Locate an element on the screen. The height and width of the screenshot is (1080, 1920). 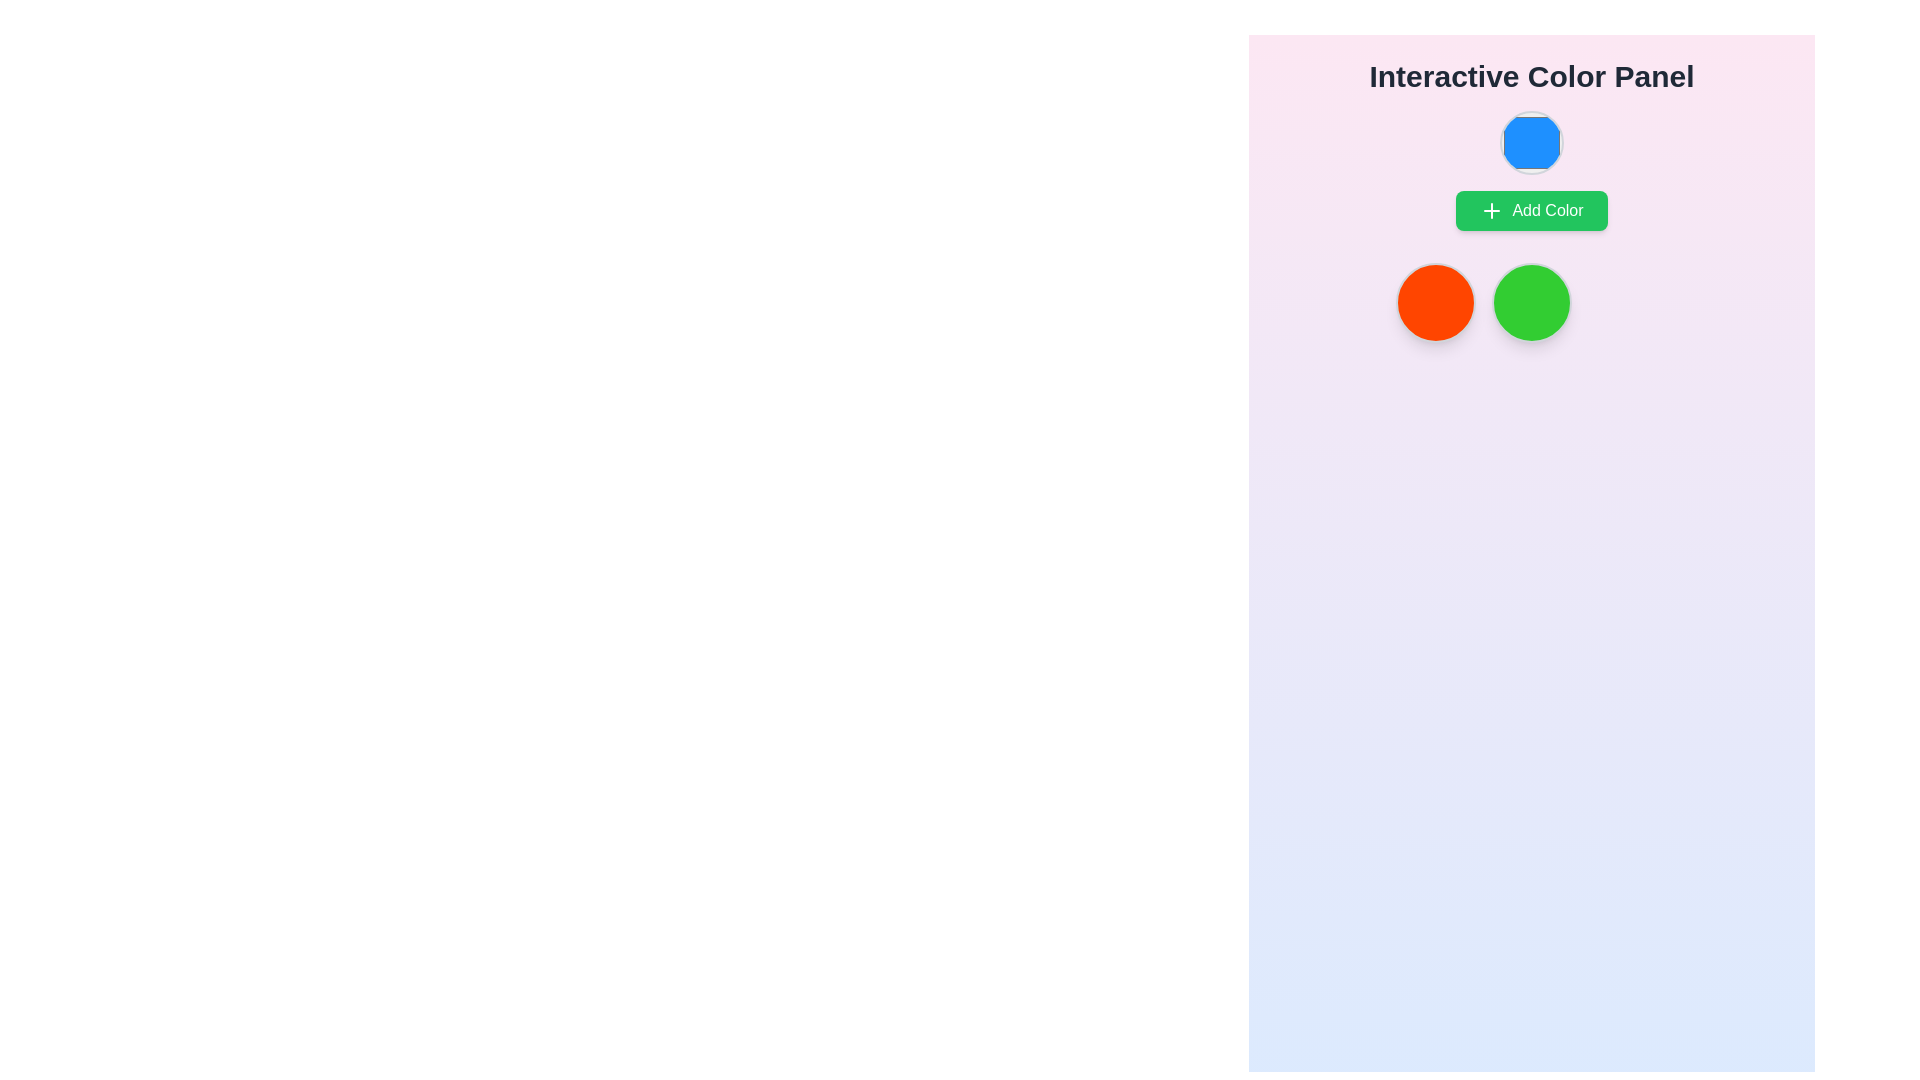
the 'Add Color' button with a green background and white text for keyboard accessibility is located at coordinates (1530, 211).